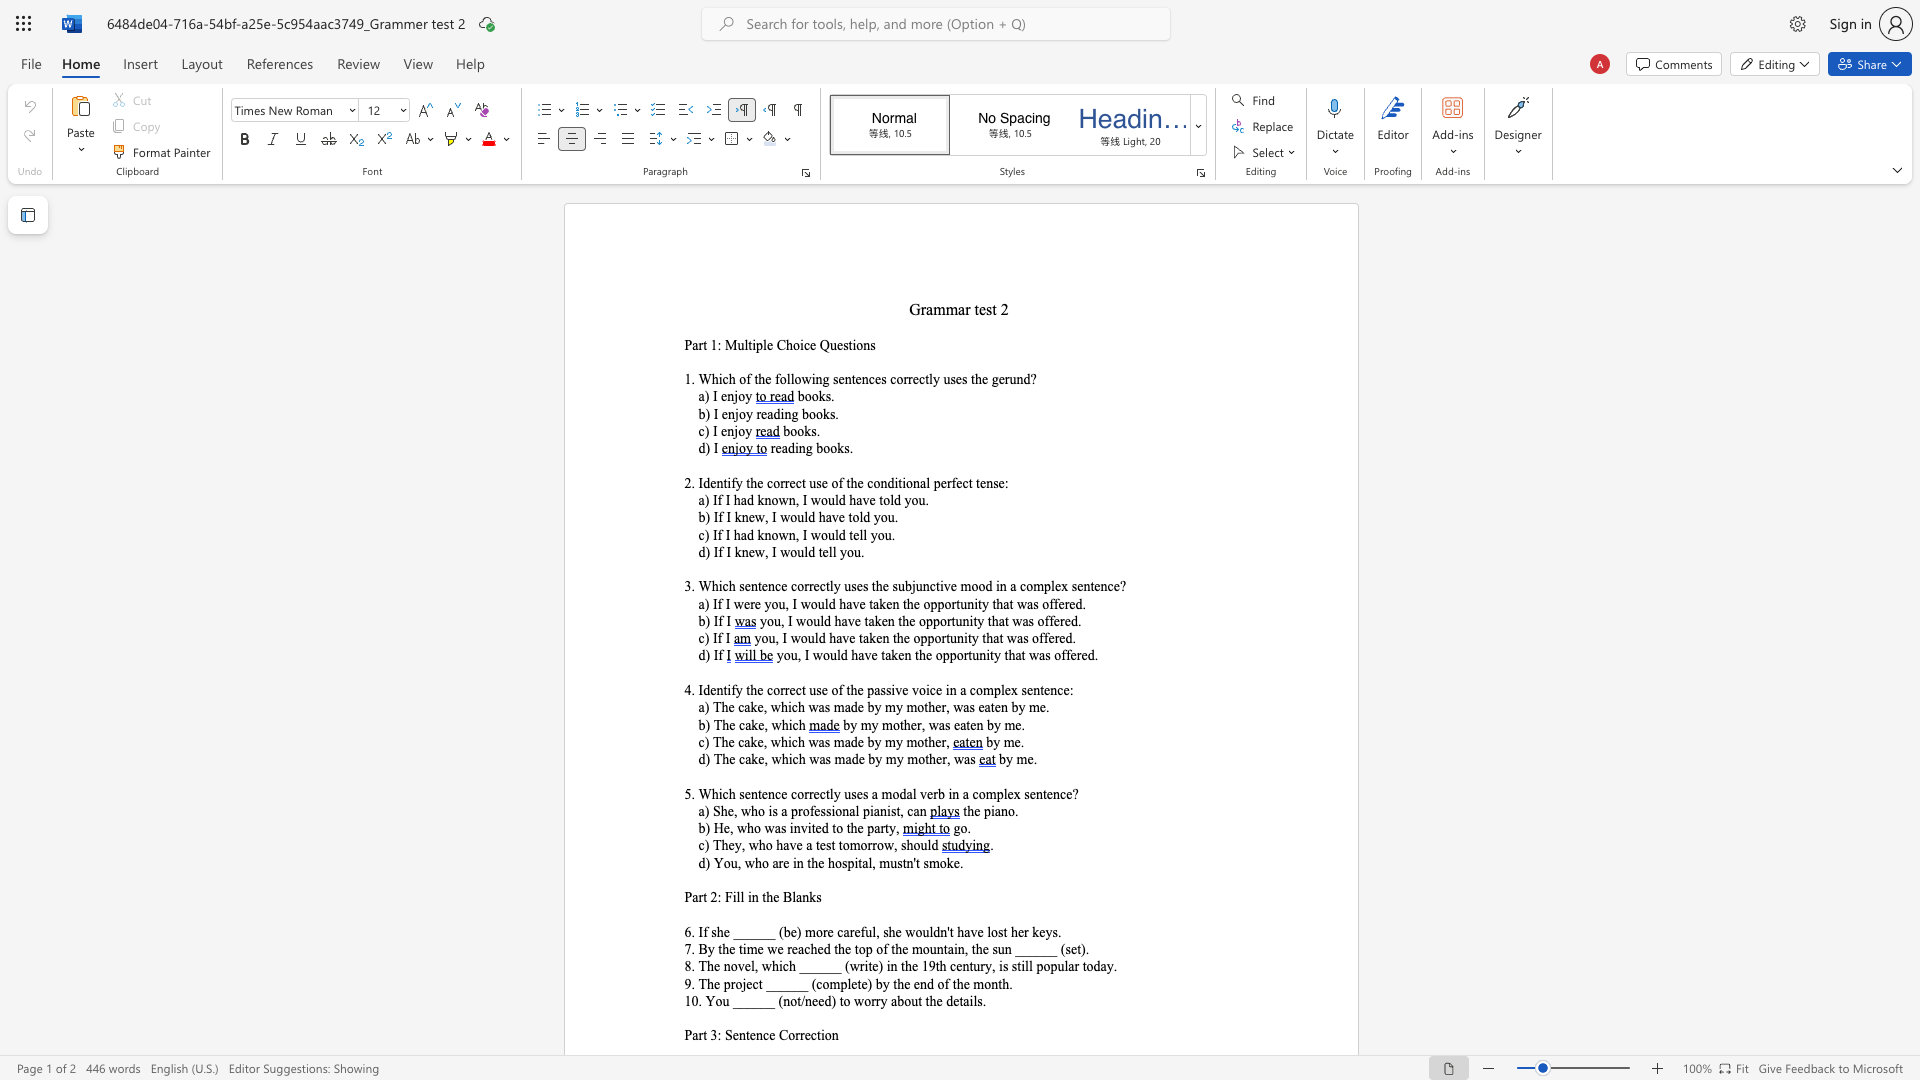 The height and width of the screenshot is (1080, 1920). Describe the element at coordinates (880, 1001) in the screenshot. I see `the subset text "y abou" within the text "10. You ______ (not/need) to worry about the details."` at that location.